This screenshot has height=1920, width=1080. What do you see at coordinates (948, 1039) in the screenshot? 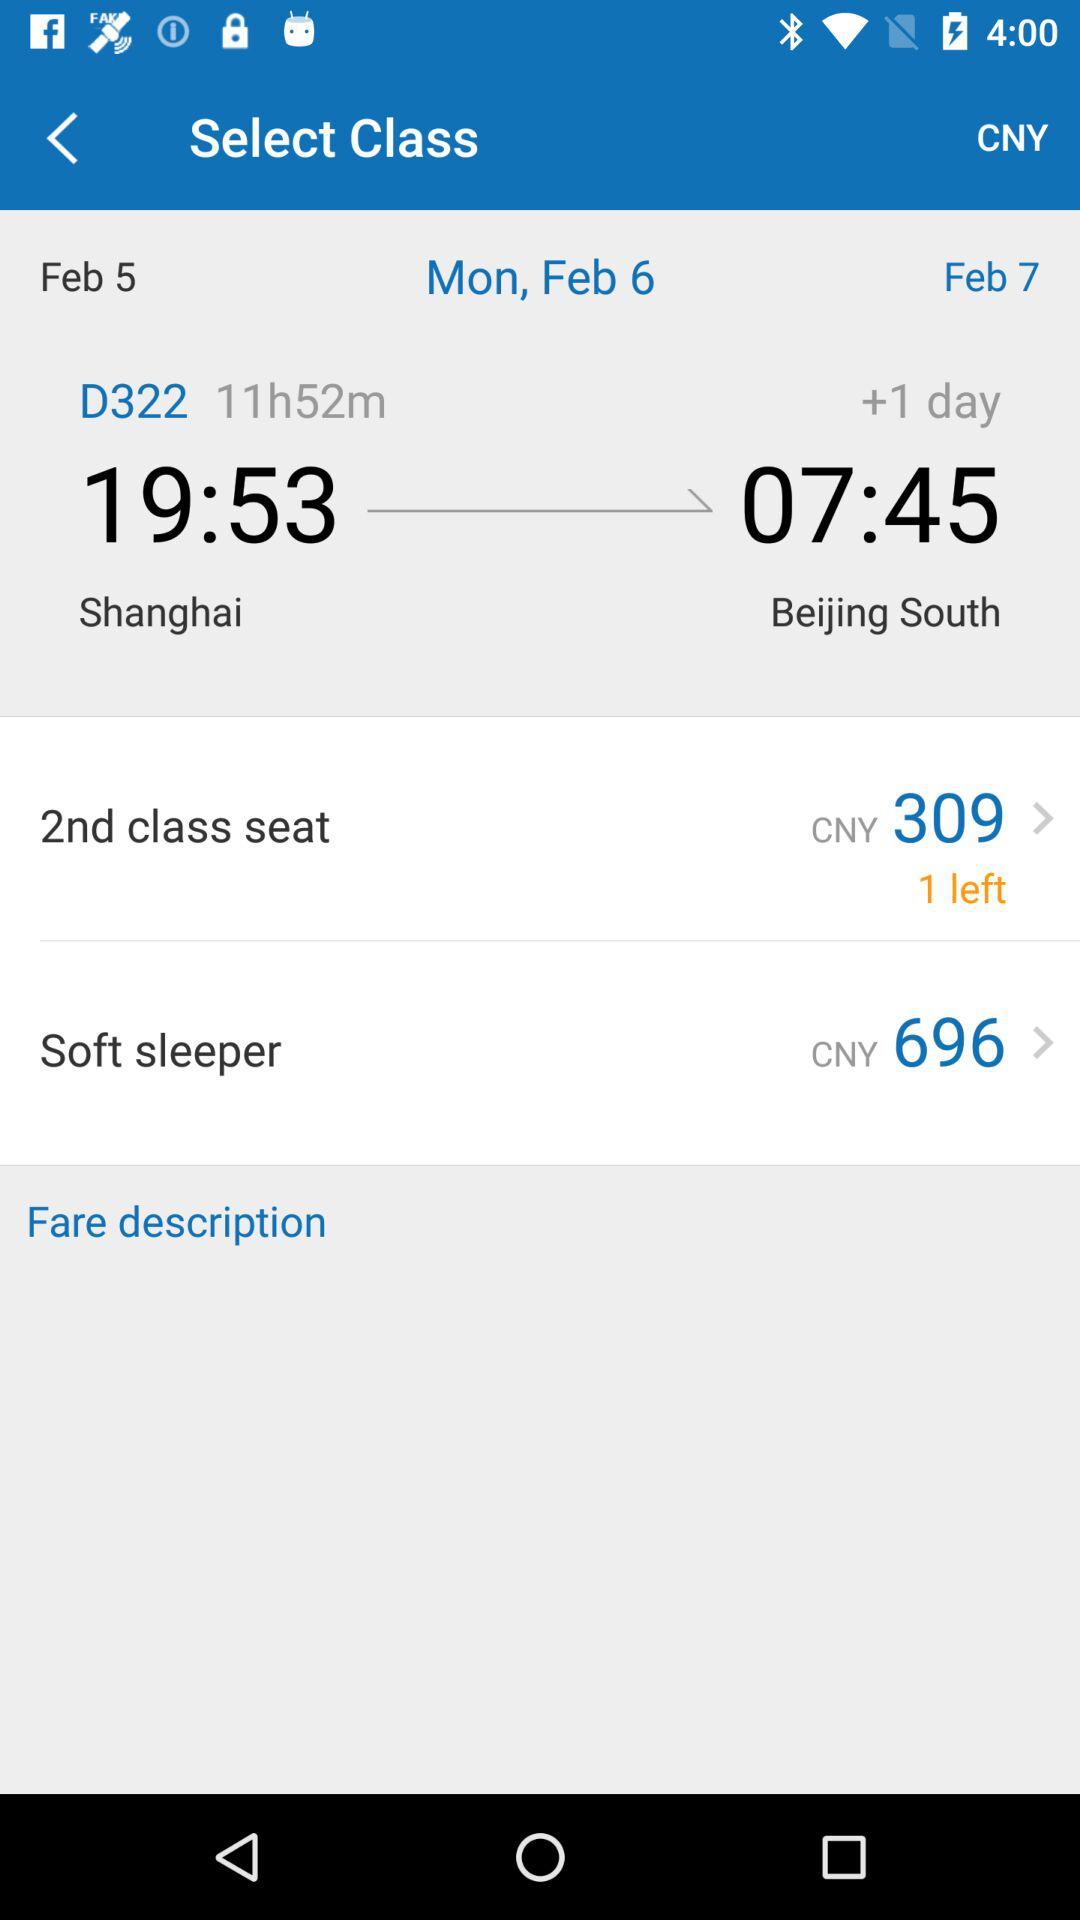
I see `item to the right of cny` at bounding box center [948, 1039].